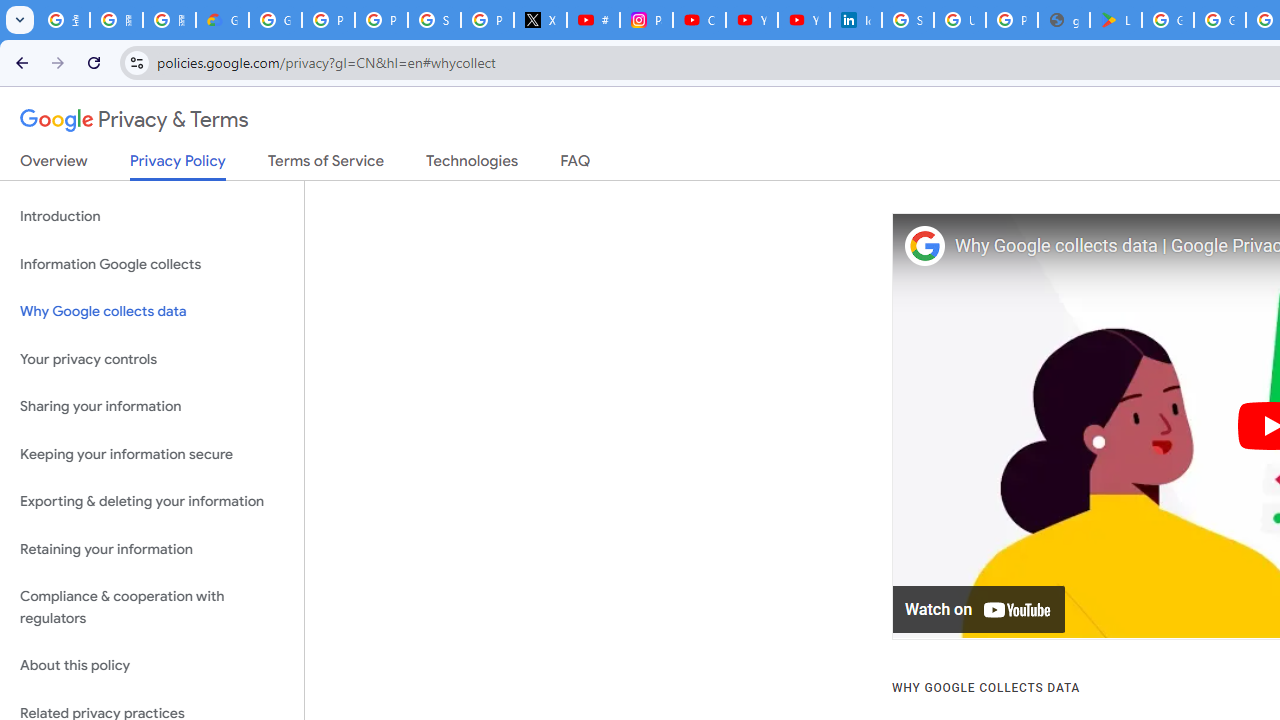 The image size is (1280, 720). What do you see at coordinates (540, 20) in the screenshot?
I see `'X'` at bounding box center [540, 20].